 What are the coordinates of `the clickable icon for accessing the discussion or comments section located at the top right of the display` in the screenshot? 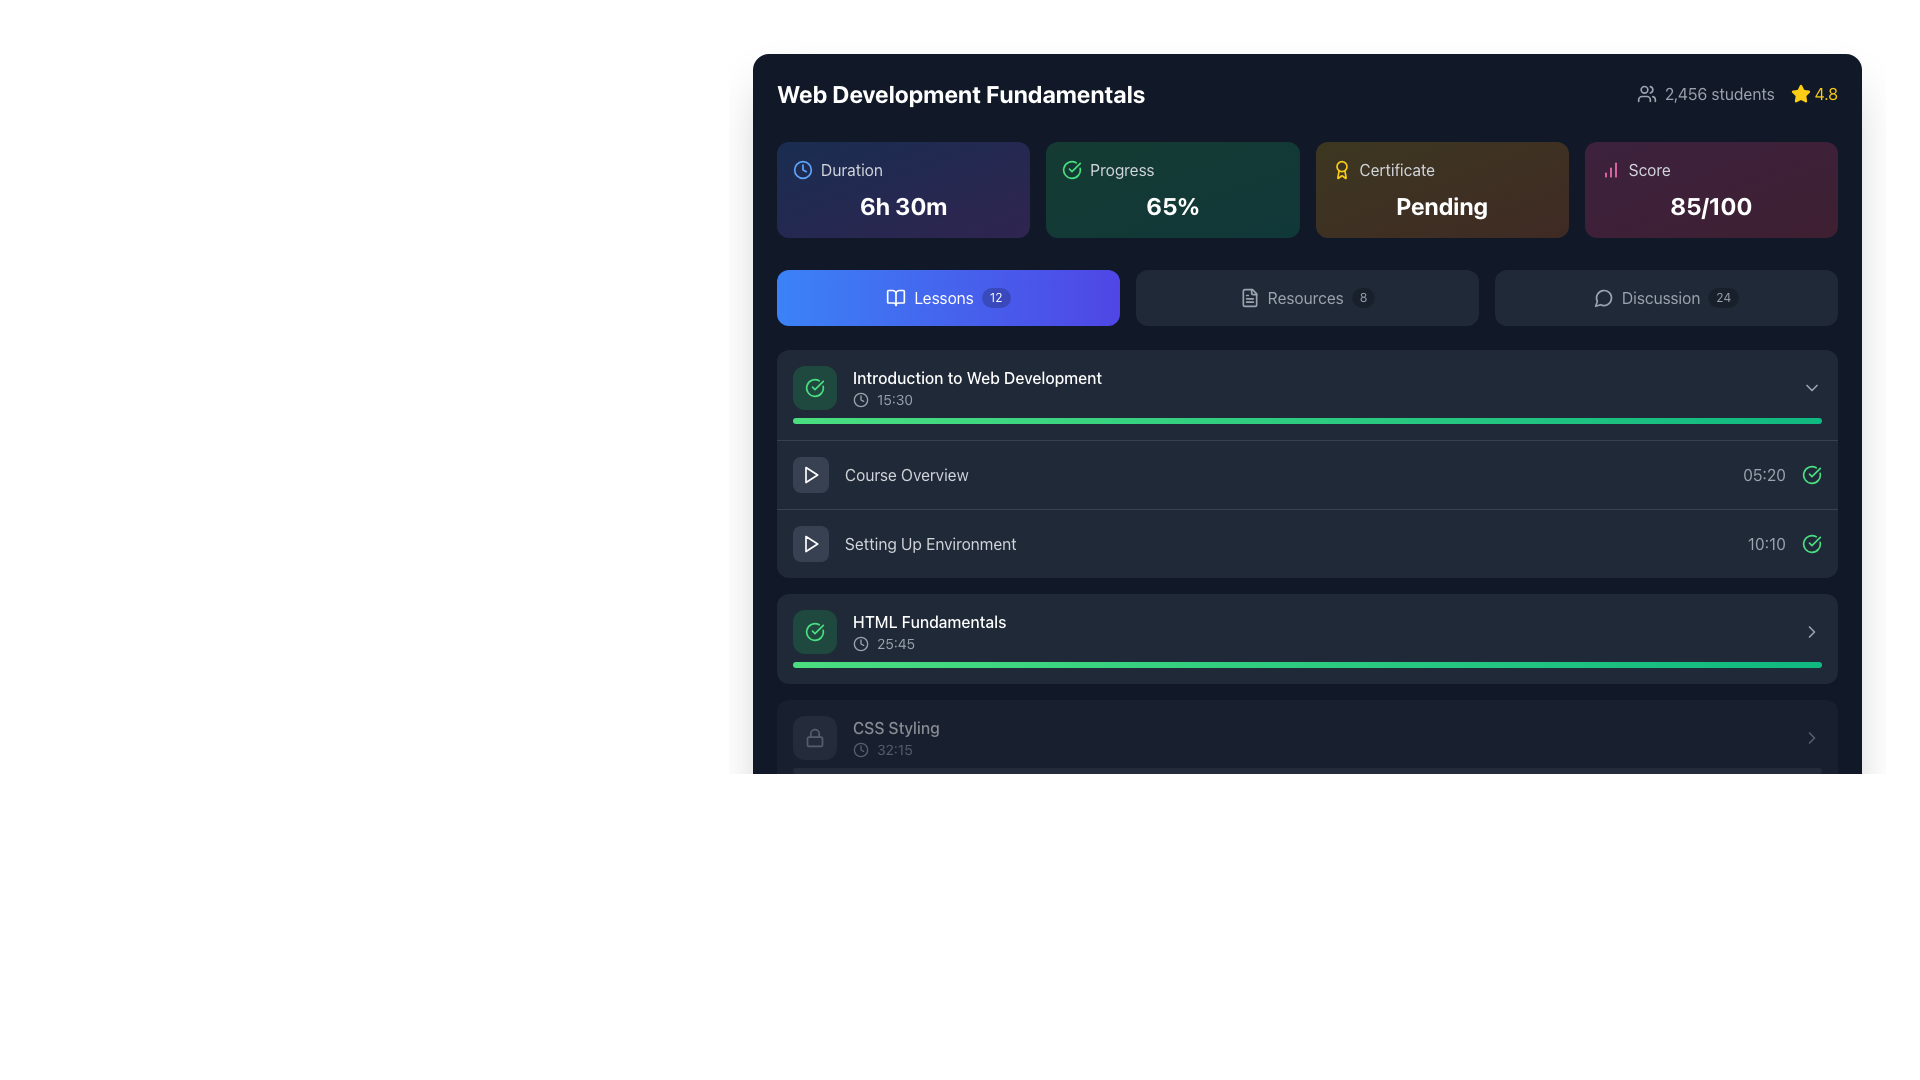 It's located at (1603, 298).